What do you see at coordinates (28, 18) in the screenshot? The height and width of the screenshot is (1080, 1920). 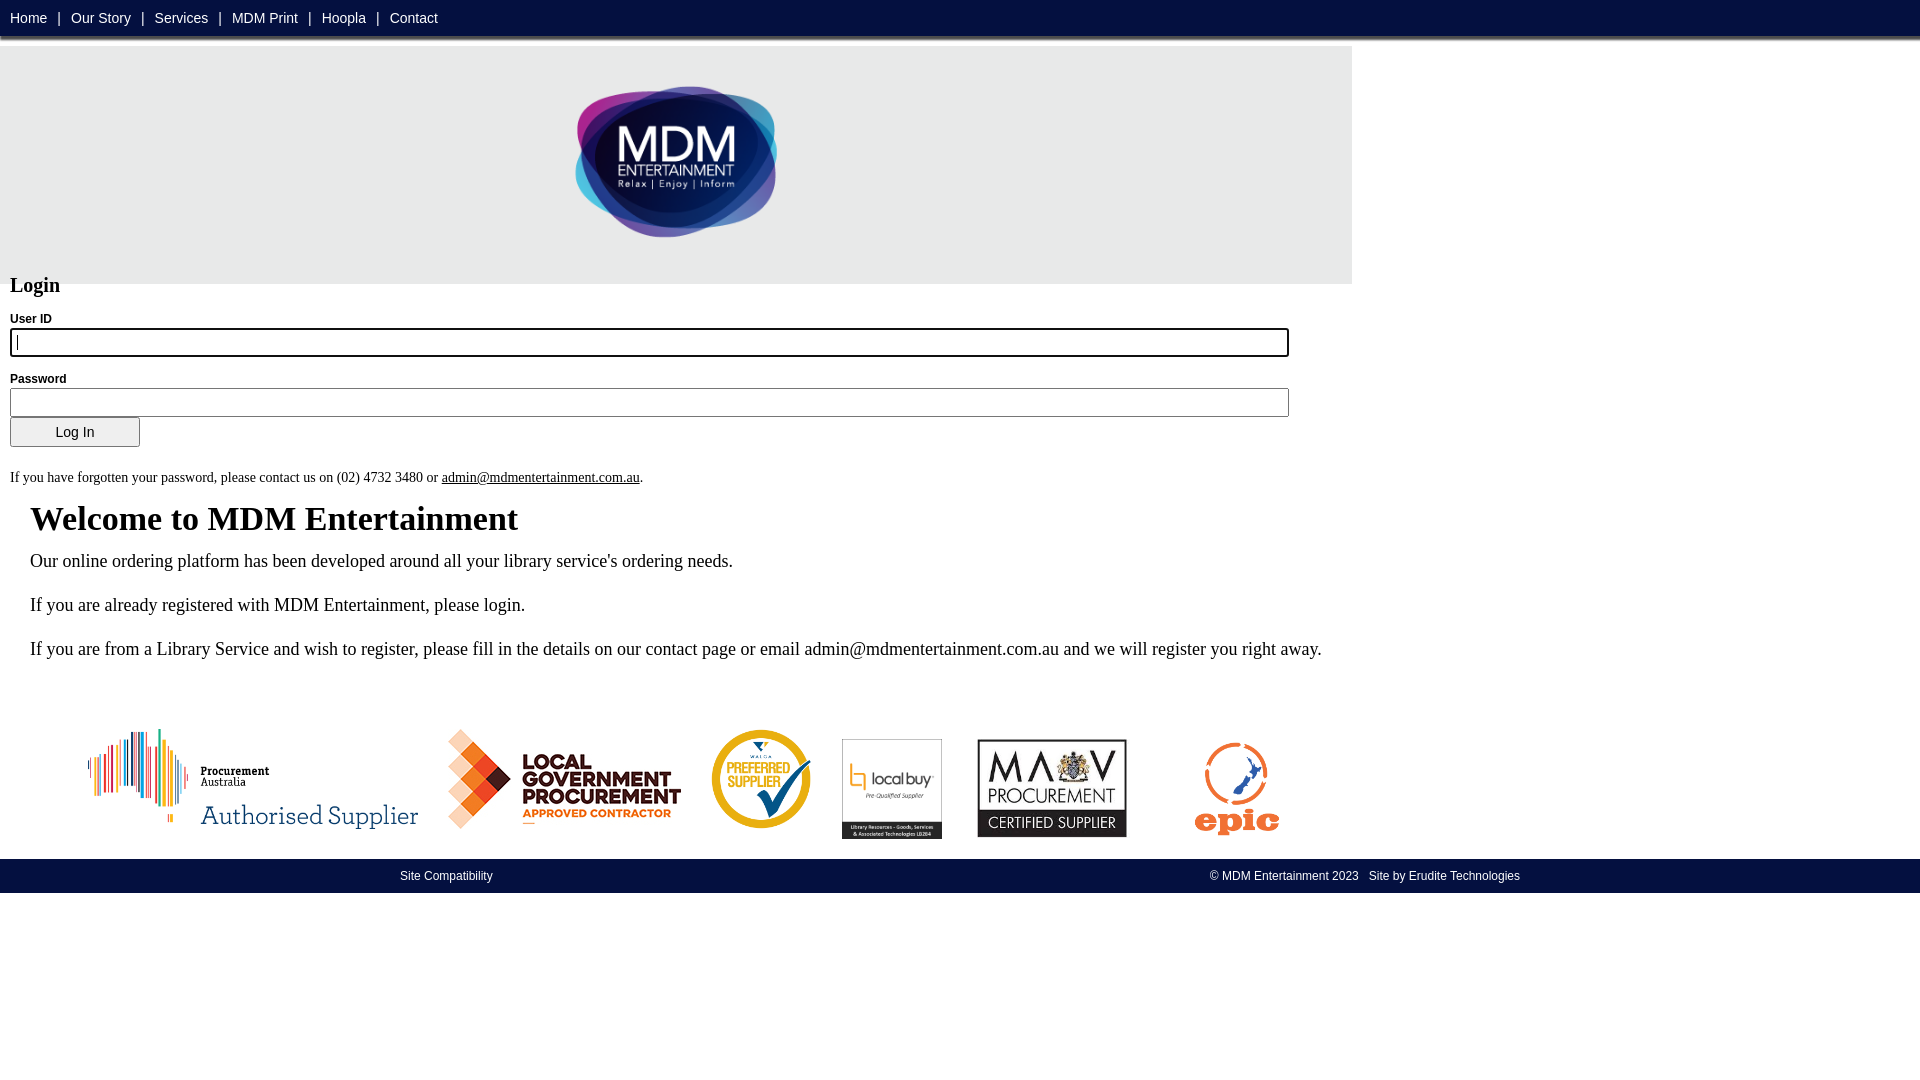 I see `'Home'` at bounding box center [28, 18].